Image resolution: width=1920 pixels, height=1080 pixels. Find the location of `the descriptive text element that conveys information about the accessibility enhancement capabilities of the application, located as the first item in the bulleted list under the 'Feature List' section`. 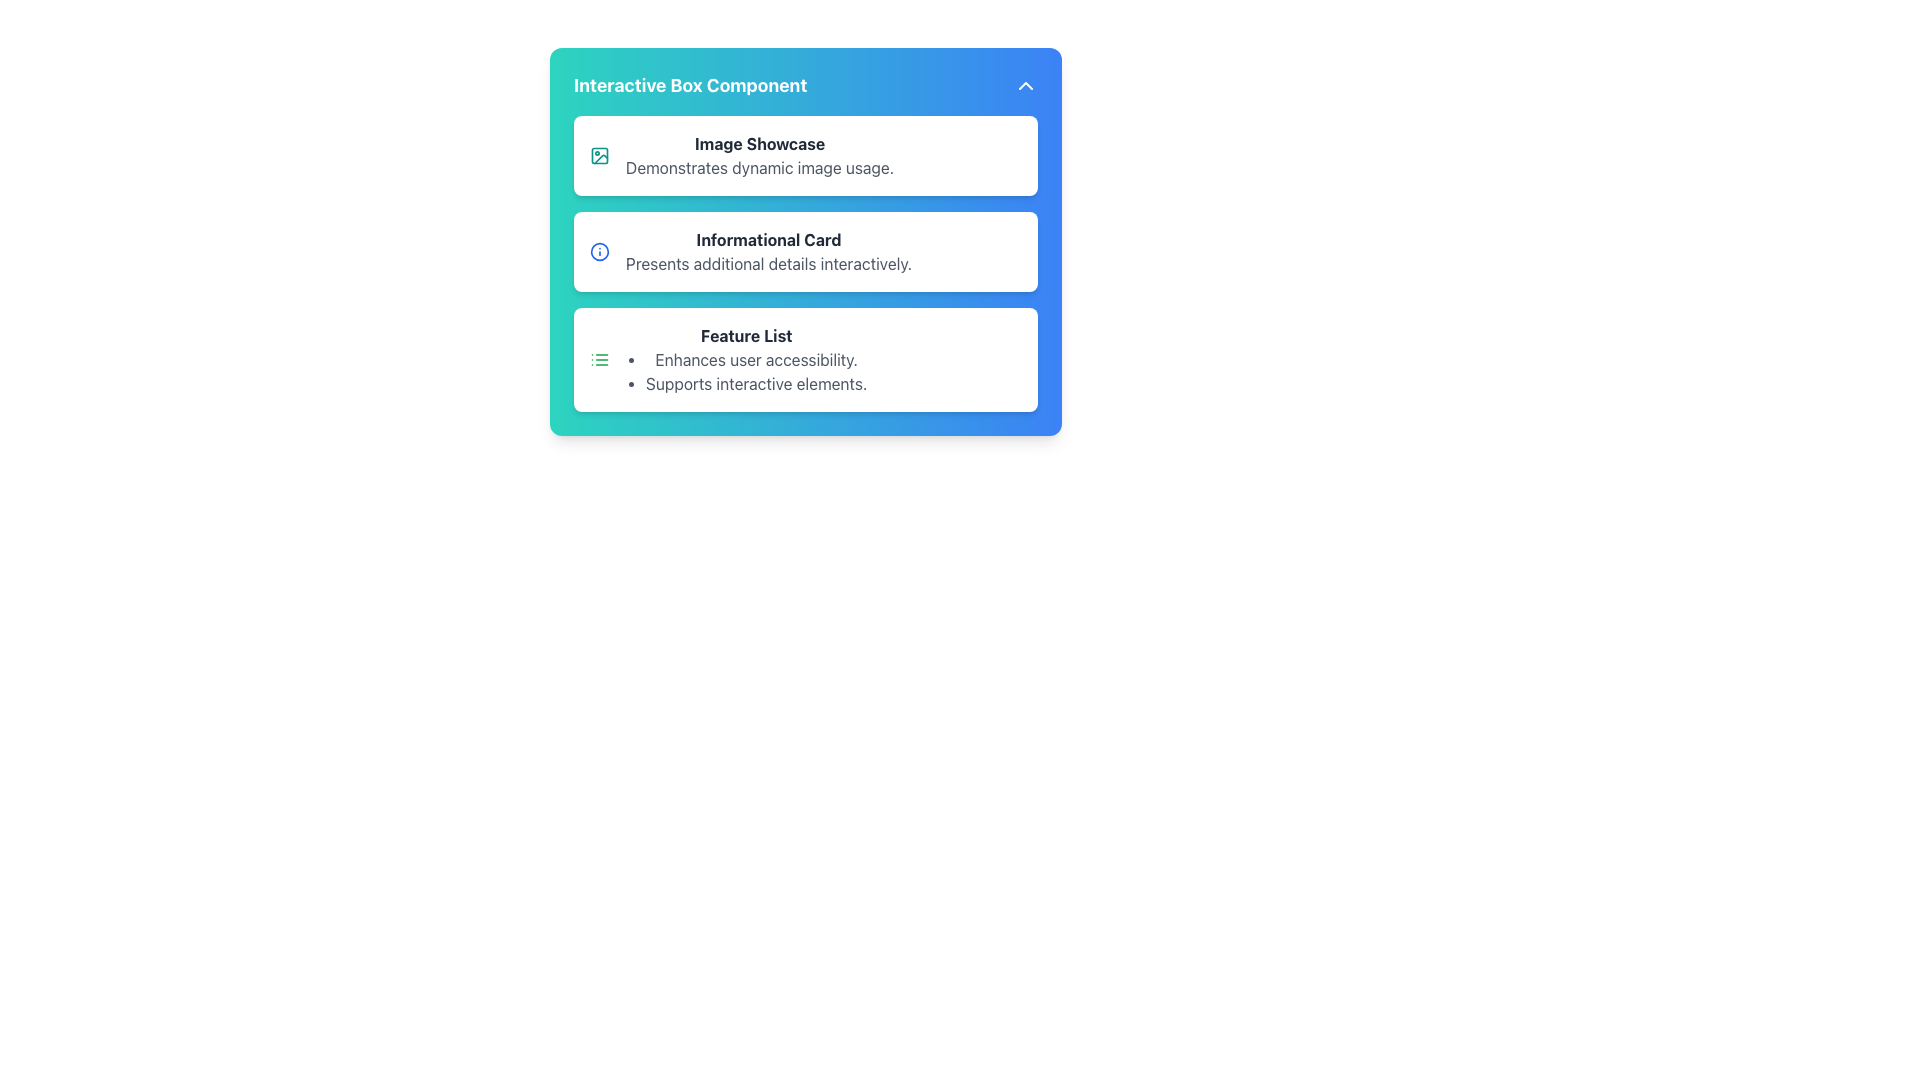

the descriptive text element that conveys information about the accessibility enhancement capabilities of the application, located as the first item in the bulleted list under the 'Feature List' section is located at coordinates (755, 358).